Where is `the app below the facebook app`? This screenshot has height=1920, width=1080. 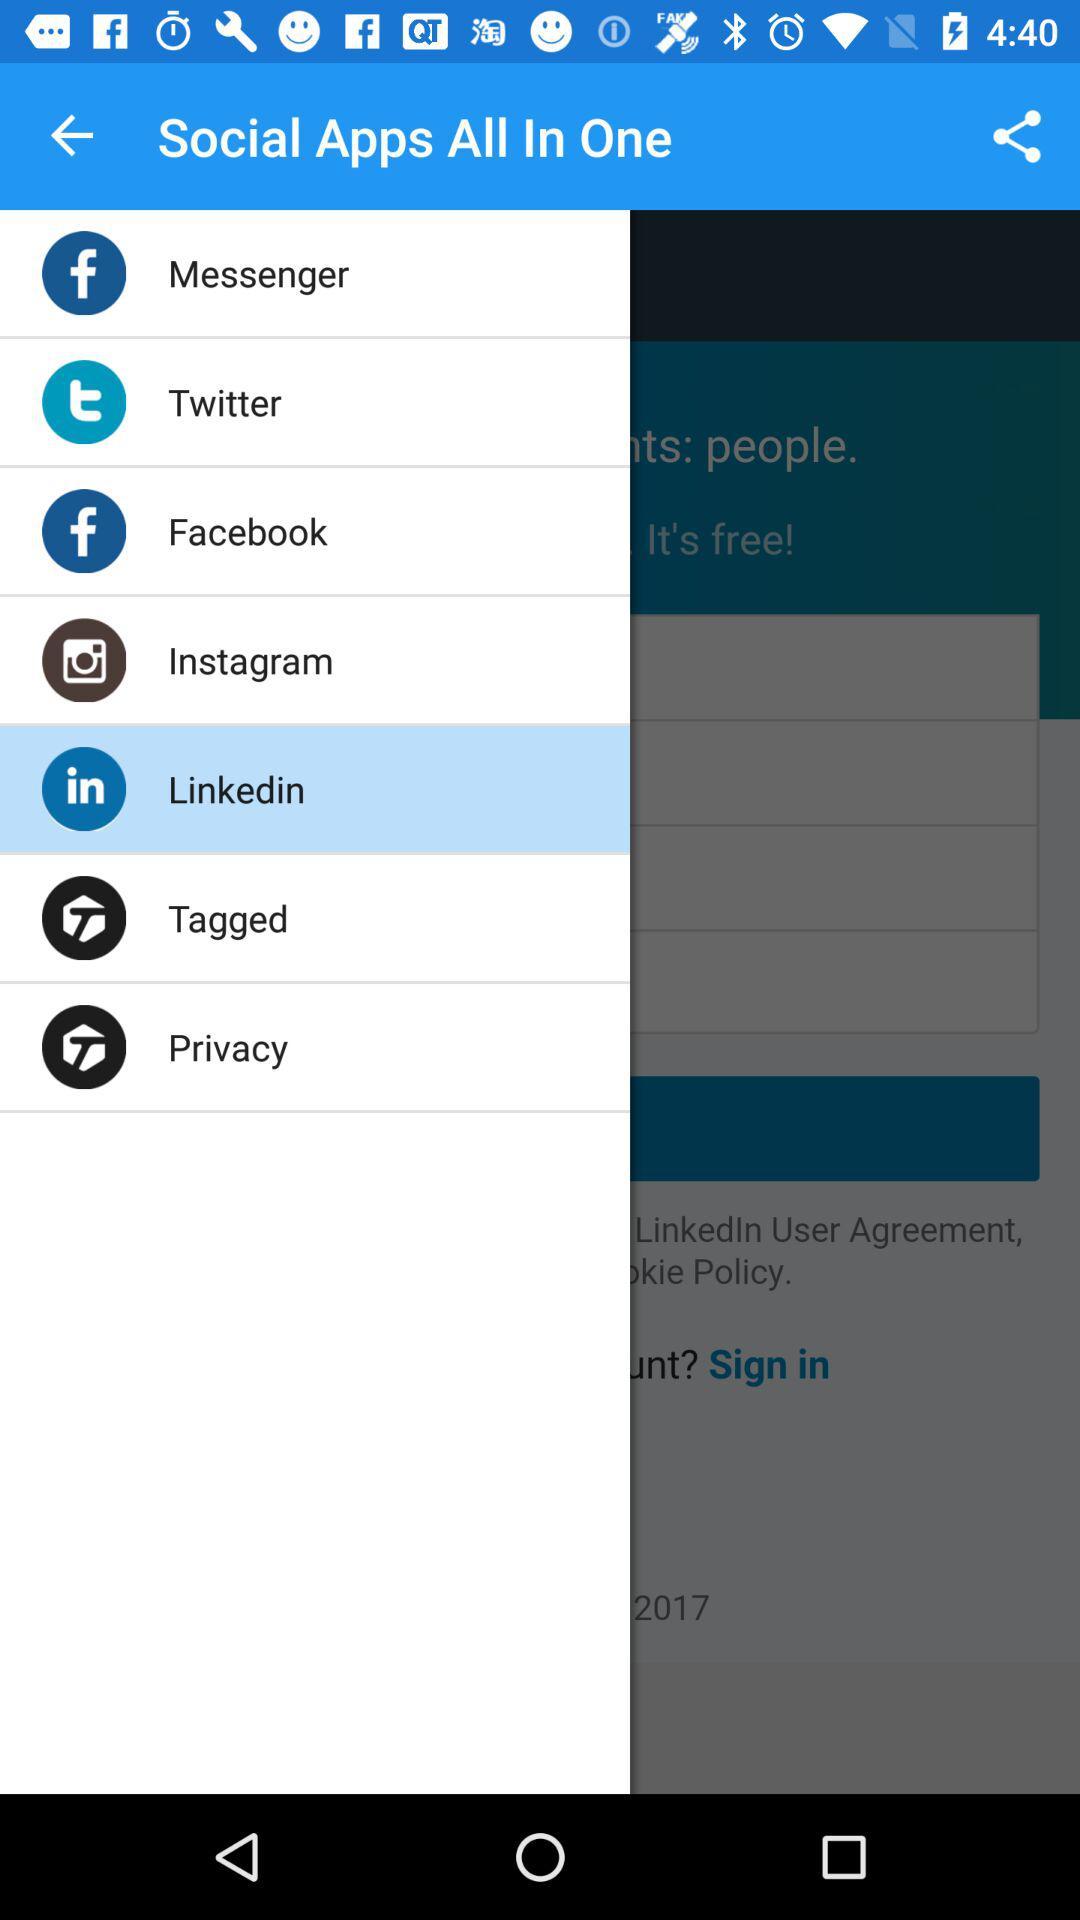
the app below the facebook app is located at coordinates (249, 660).